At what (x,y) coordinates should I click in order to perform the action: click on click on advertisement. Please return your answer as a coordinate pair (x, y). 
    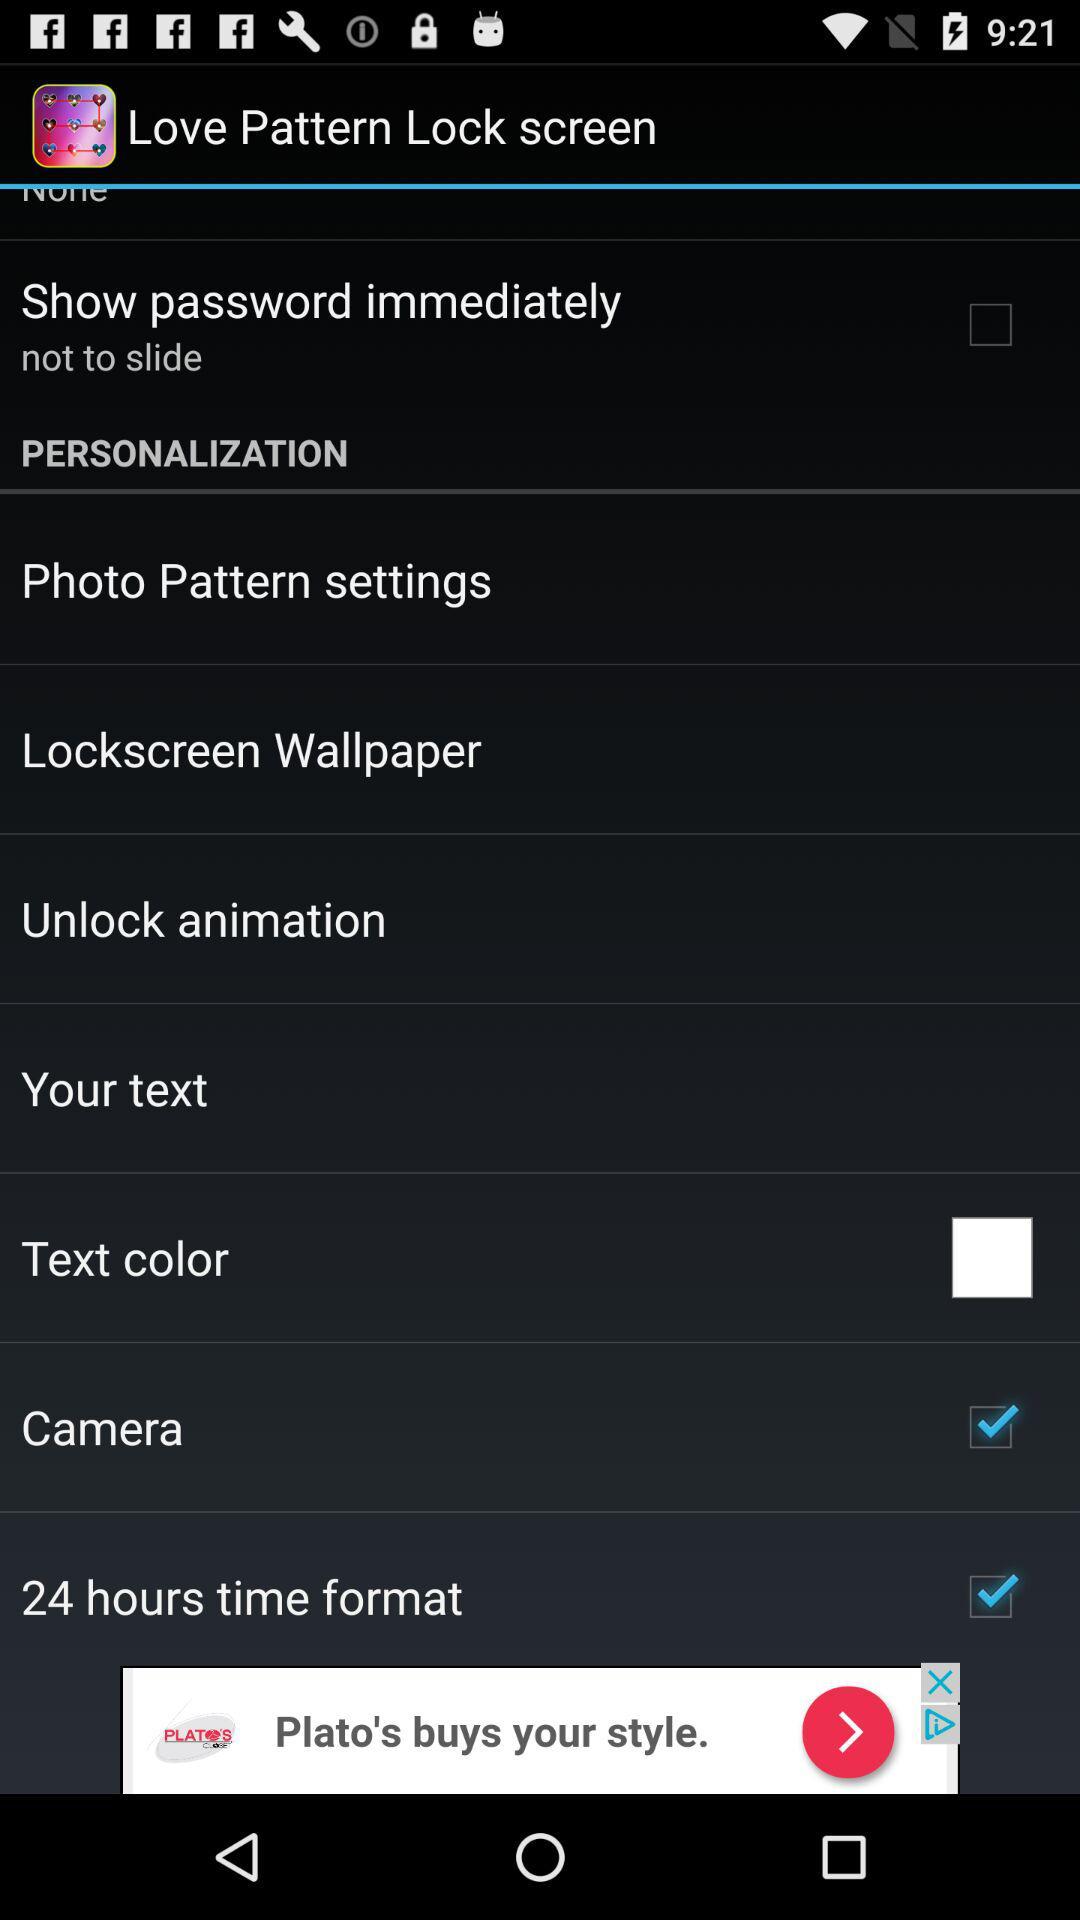
    Looking at the image, I should click on (540, 1727).